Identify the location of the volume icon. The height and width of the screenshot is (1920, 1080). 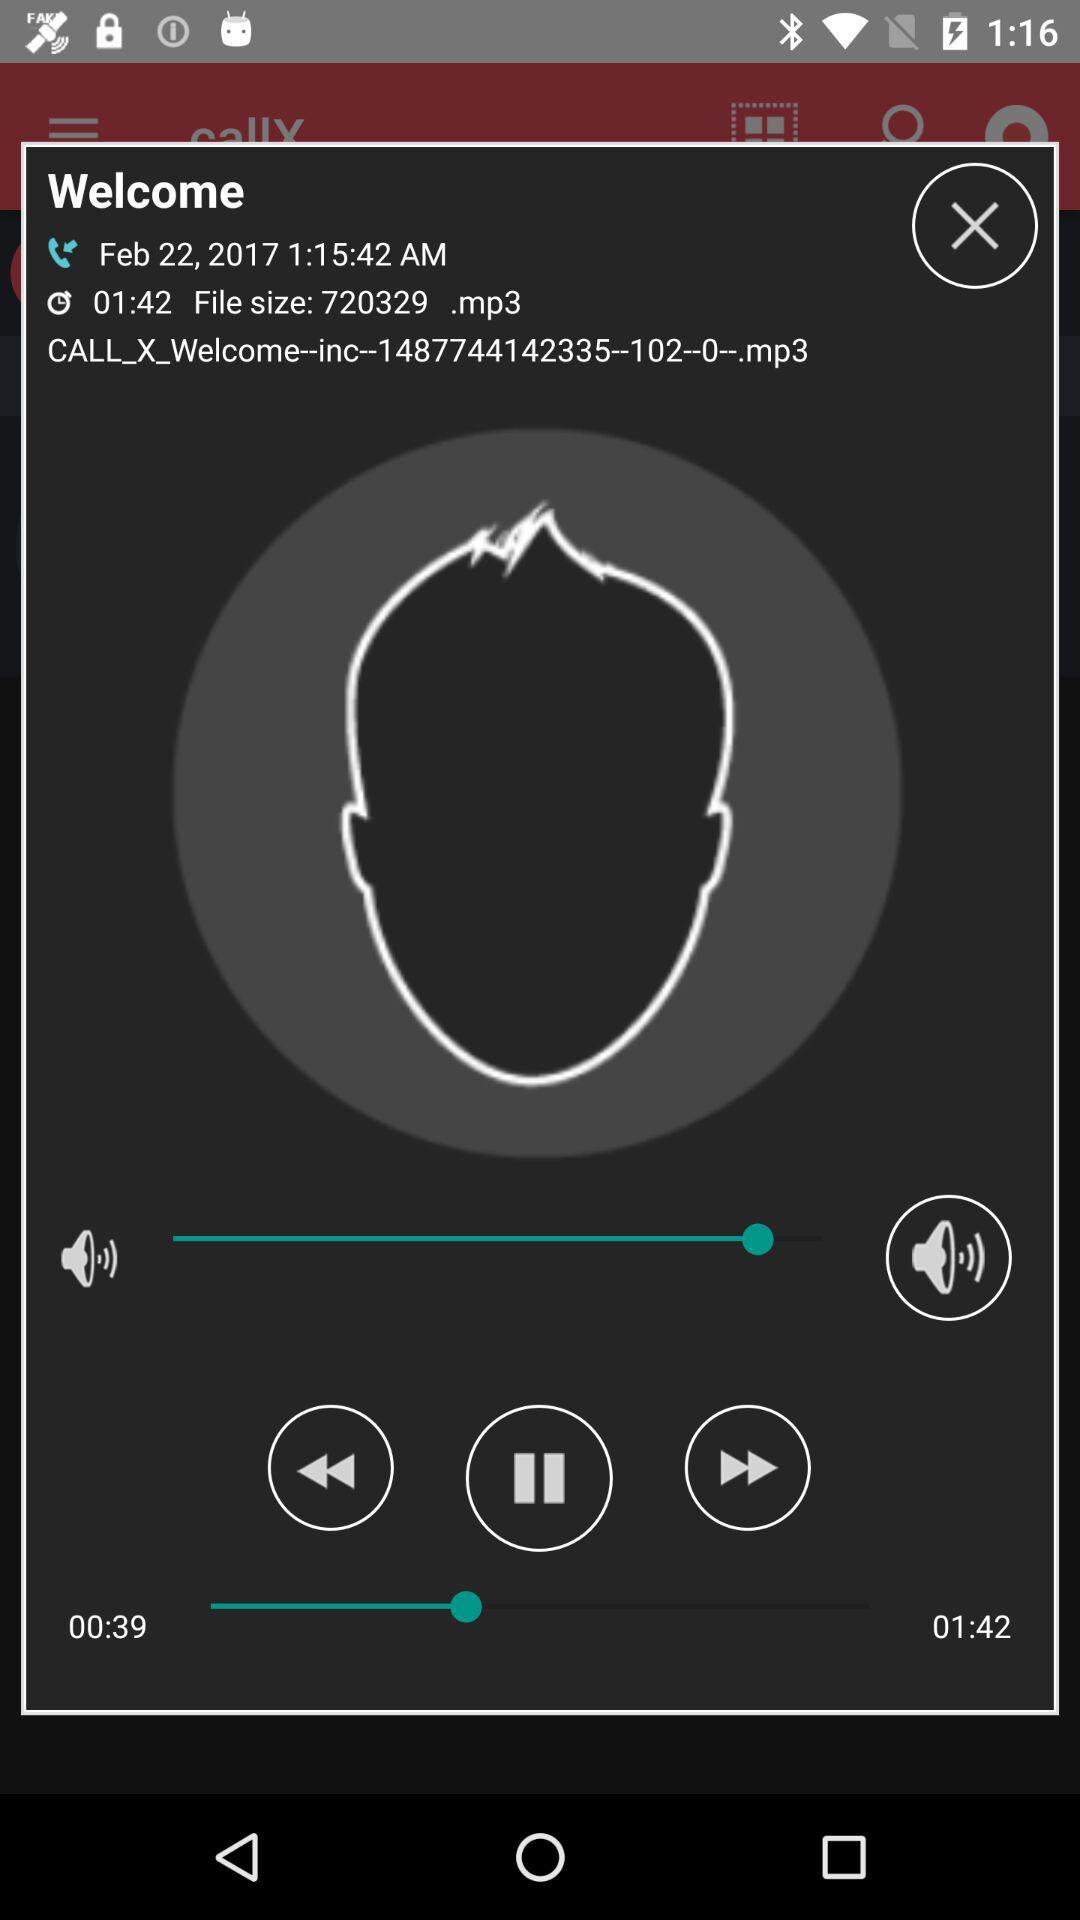
(947, 1256).